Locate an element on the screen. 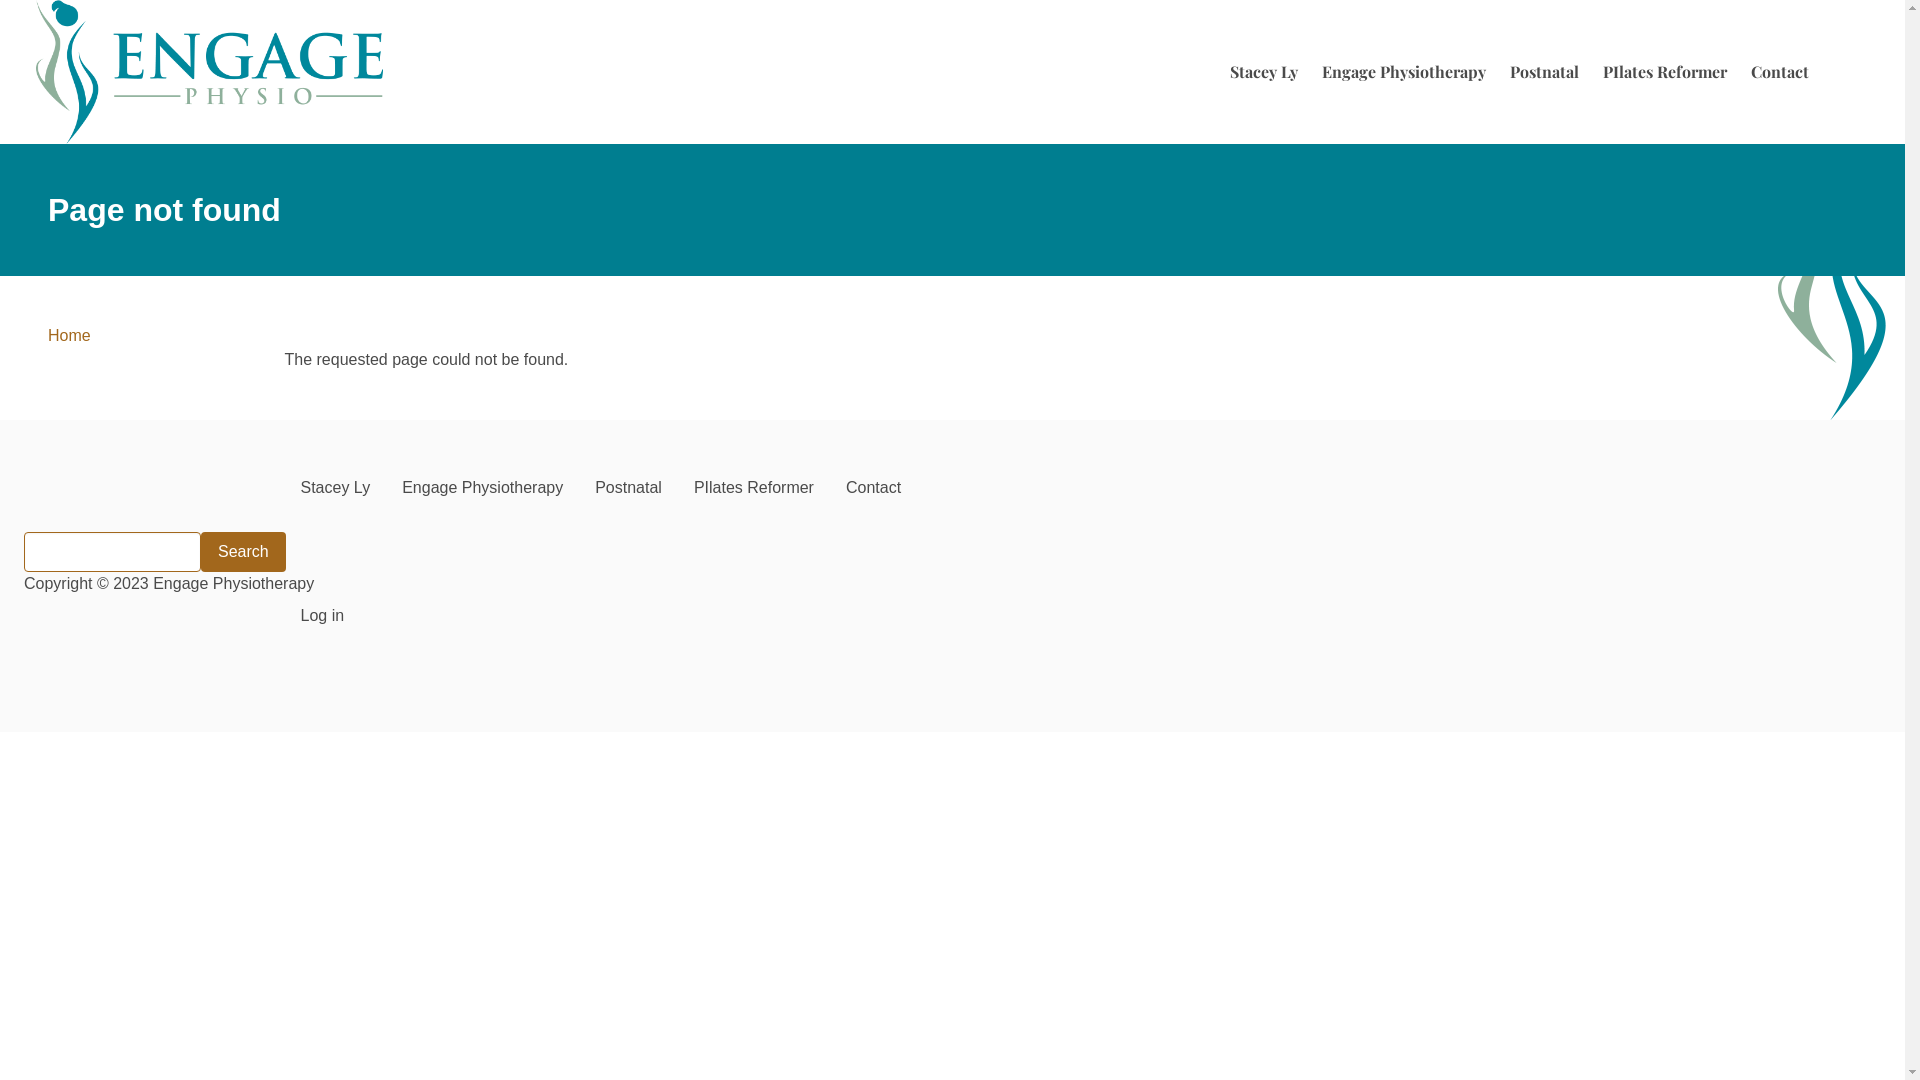 This screenshot has height=1080, width=1920. 'Postnatal' is located at coordinates (1543, 71).